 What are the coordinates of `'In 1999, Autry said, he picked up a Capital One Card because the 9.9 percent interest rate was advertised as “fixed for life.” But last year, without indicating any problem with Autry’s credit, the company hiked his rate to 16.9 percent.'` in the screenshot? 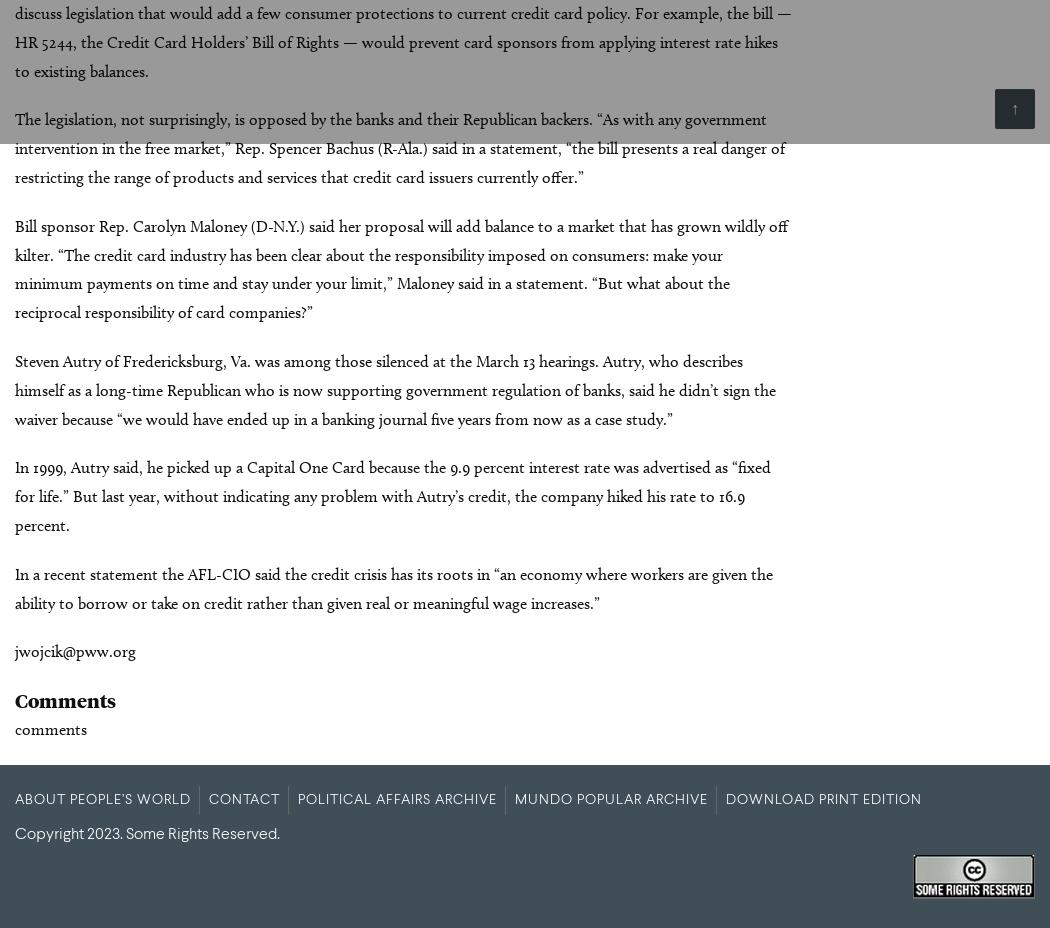 It's located at (393, 495).